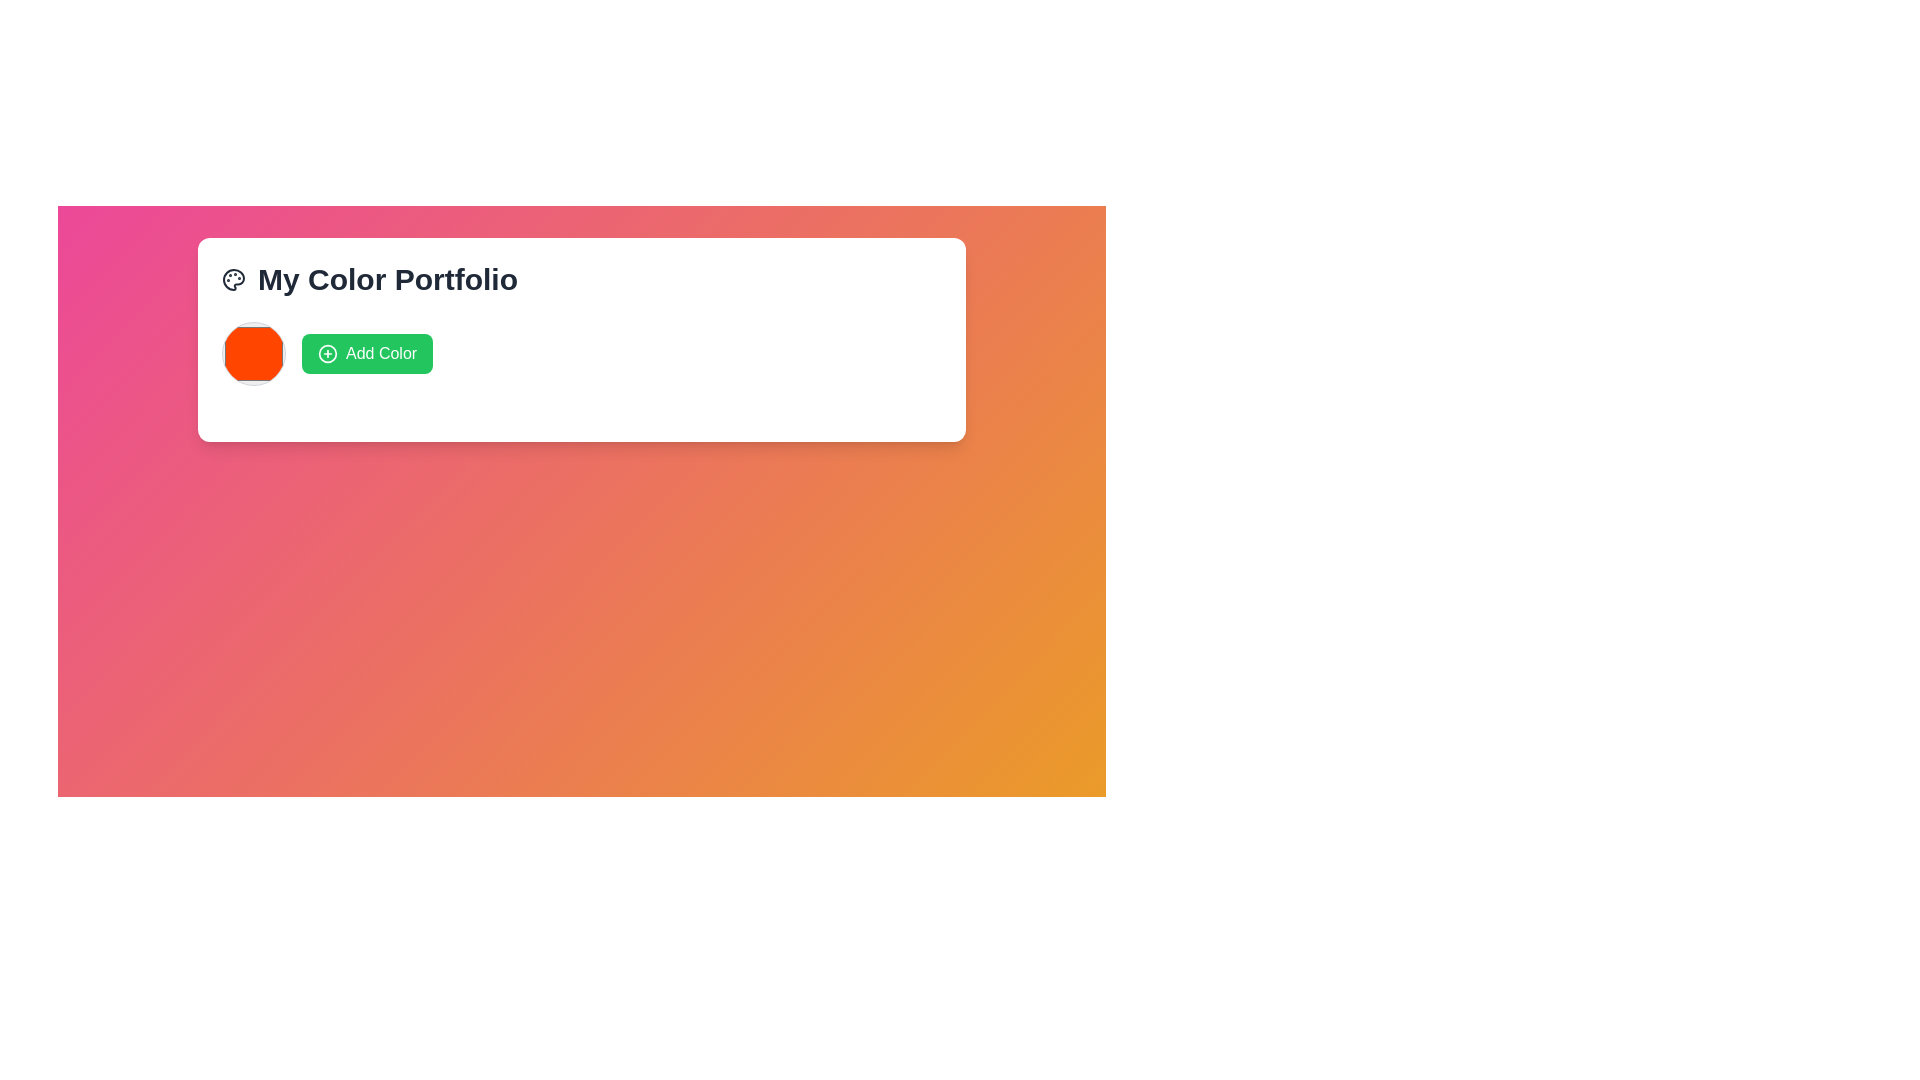 Image resolution: width=1920 pixels, height=1080 pixels. I want to click on the SVG Circle that serves as a decorative border for the icon located in the top-left area of the card titled 'My Color Portfolio', so click(327, 353).